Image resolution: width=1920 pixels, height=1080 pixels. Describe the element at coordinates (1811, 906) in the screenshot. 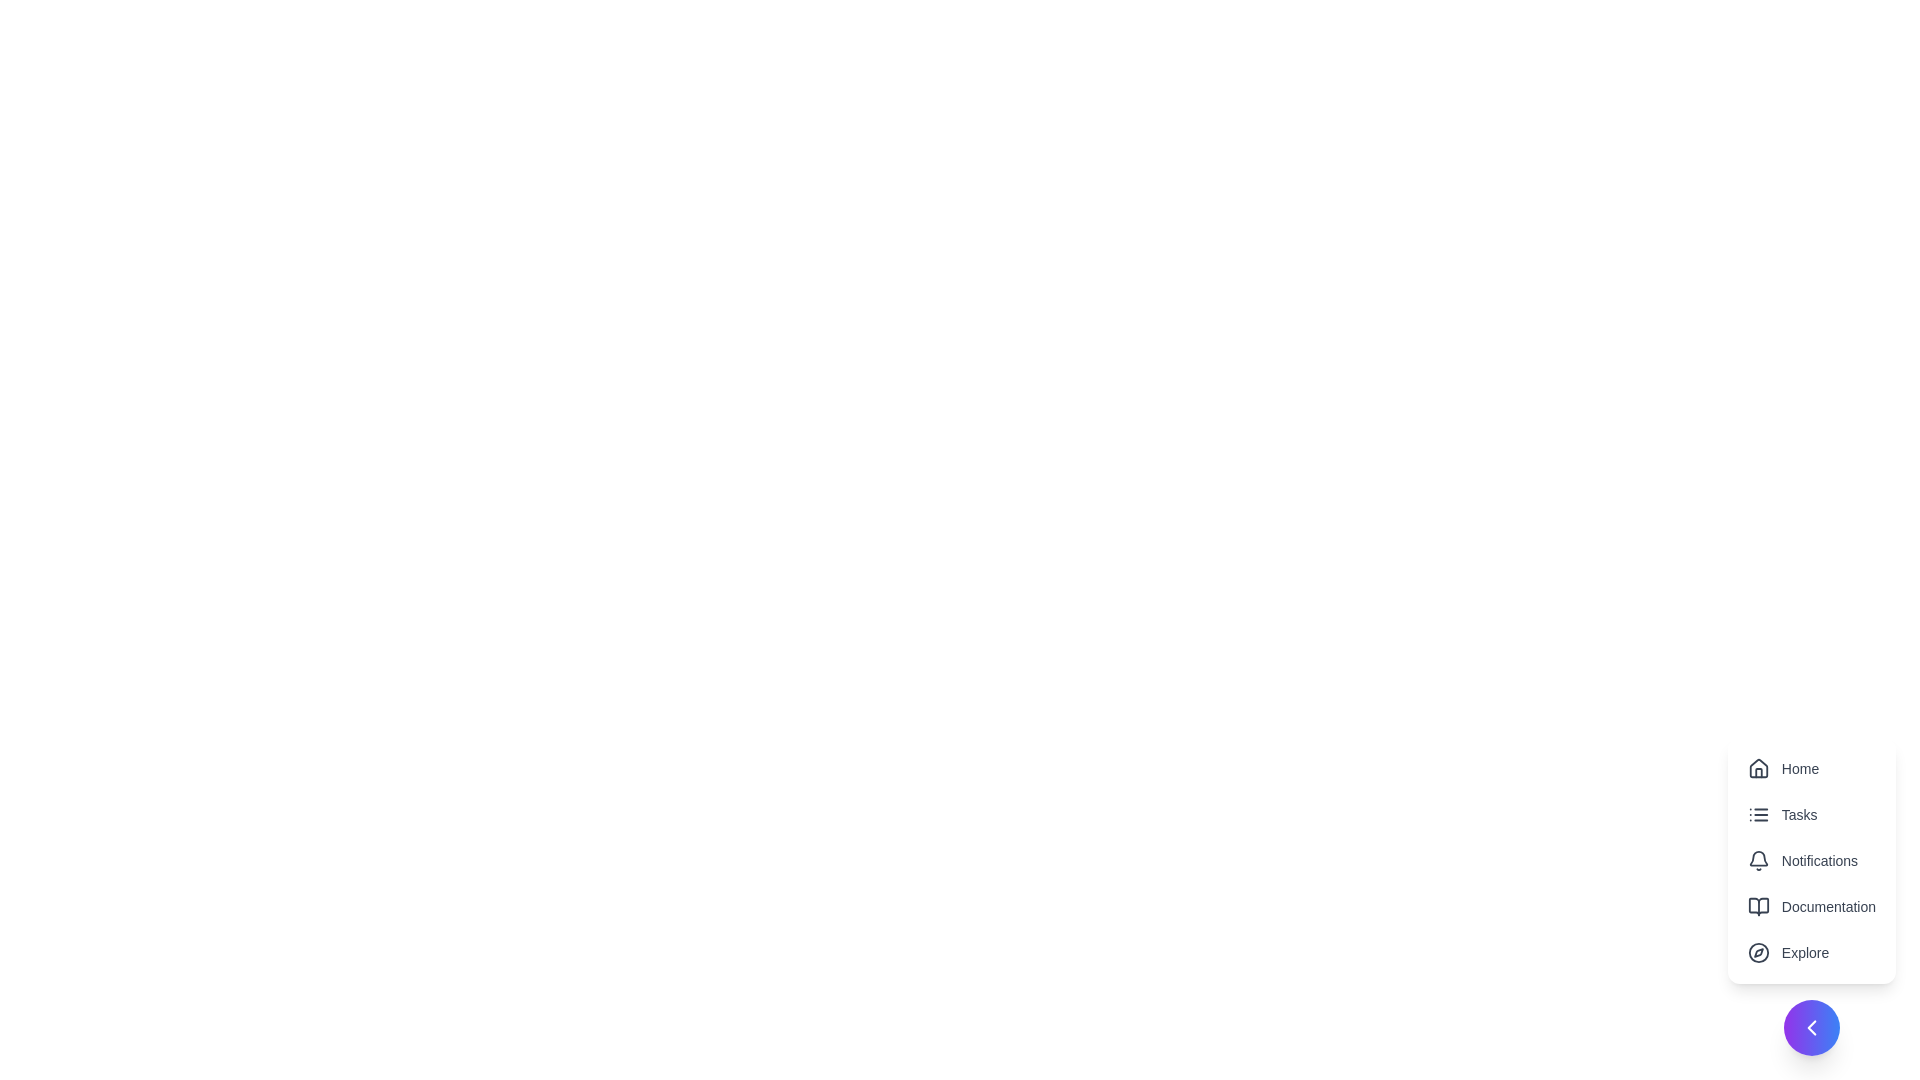

I see `the menu item Documentation from the speed dial options` at that location.